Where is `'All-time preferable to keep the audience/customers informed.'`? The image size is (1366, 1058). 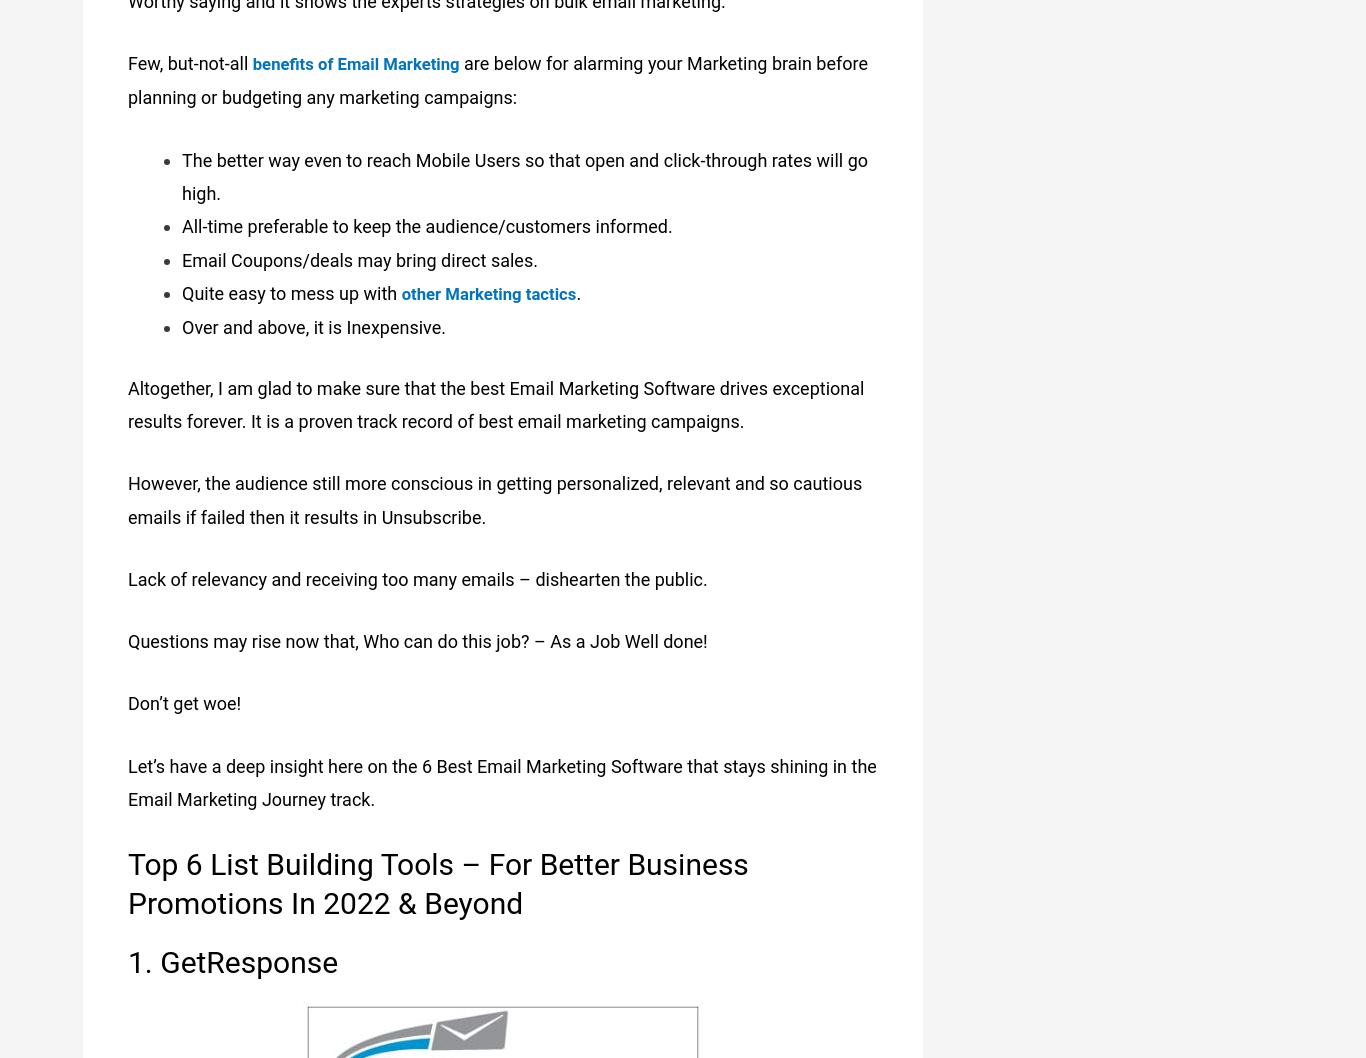 'All-time preferable to keep the audience/customers informed.' is located at coordinates (426, 224).